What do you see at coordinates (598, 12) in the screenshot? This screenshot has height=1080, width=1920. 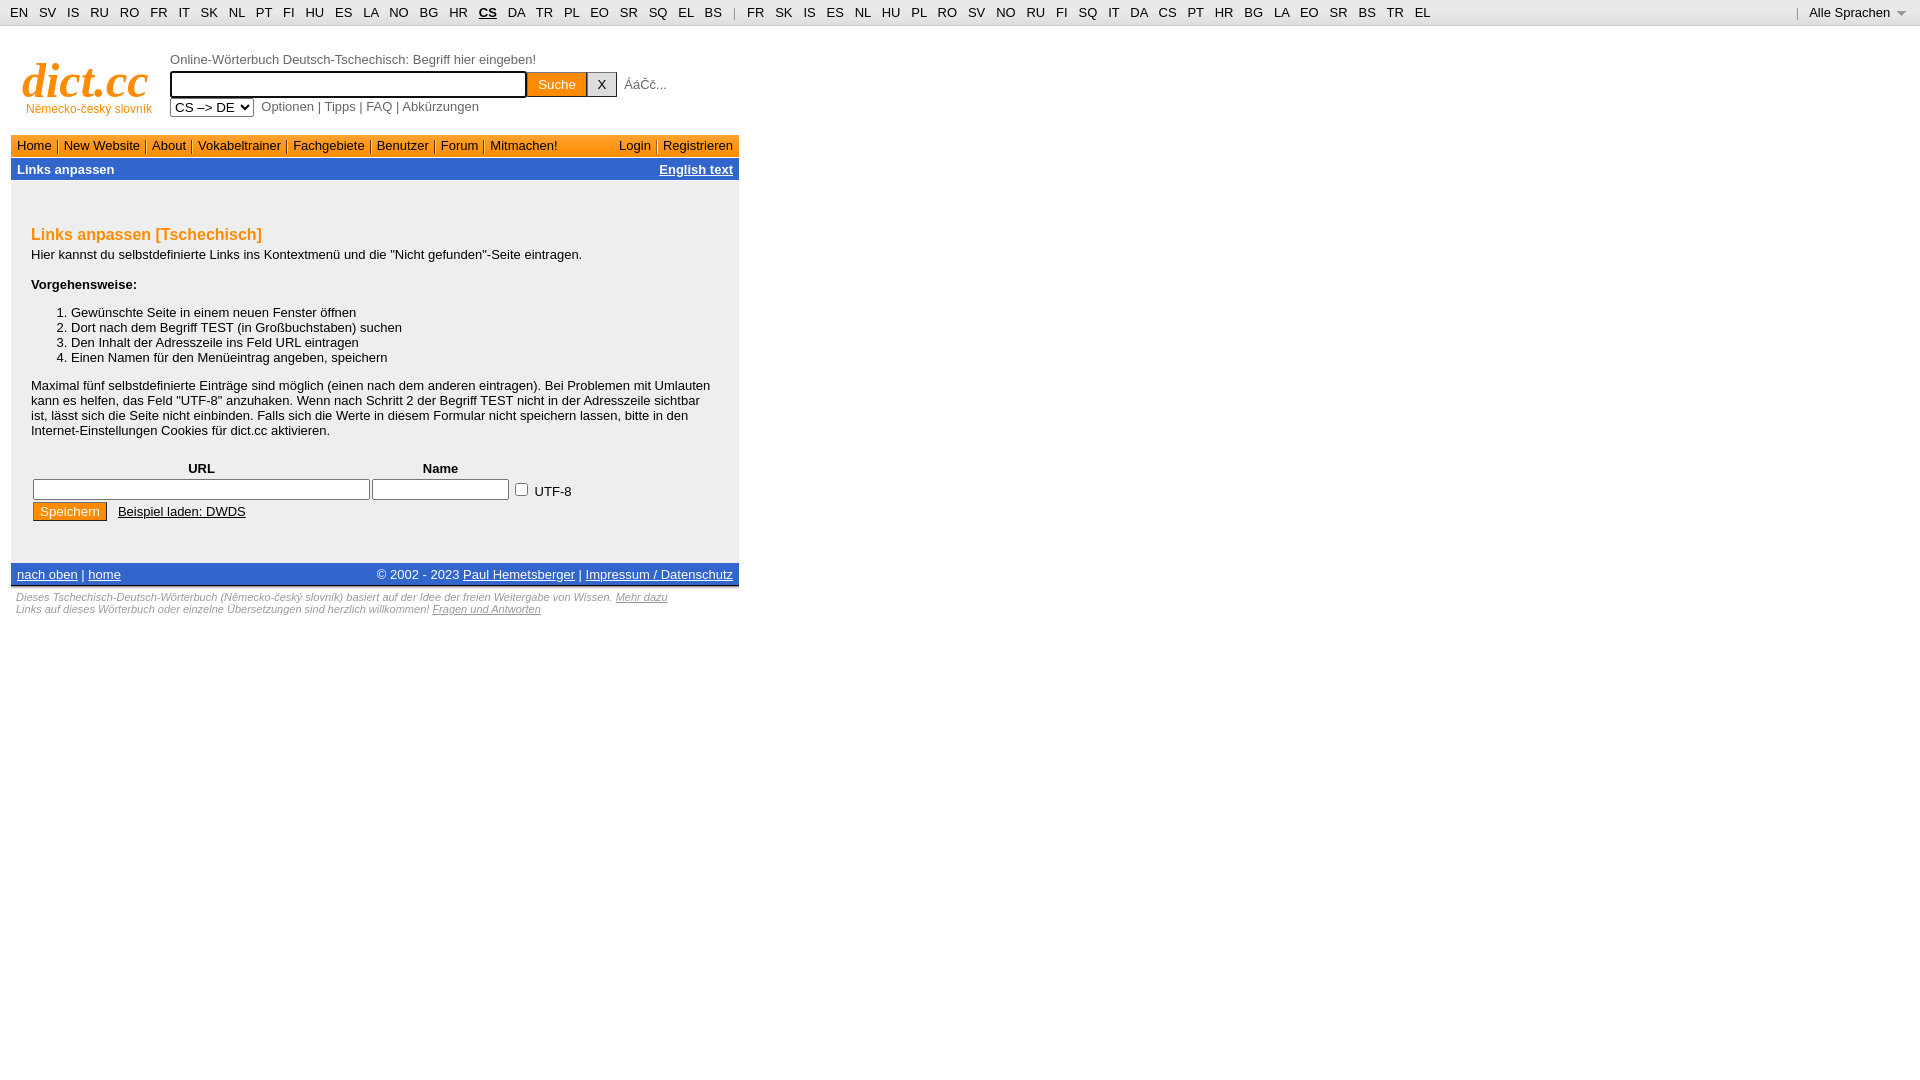 I see `'EO'` at bounding box center [598, 12].